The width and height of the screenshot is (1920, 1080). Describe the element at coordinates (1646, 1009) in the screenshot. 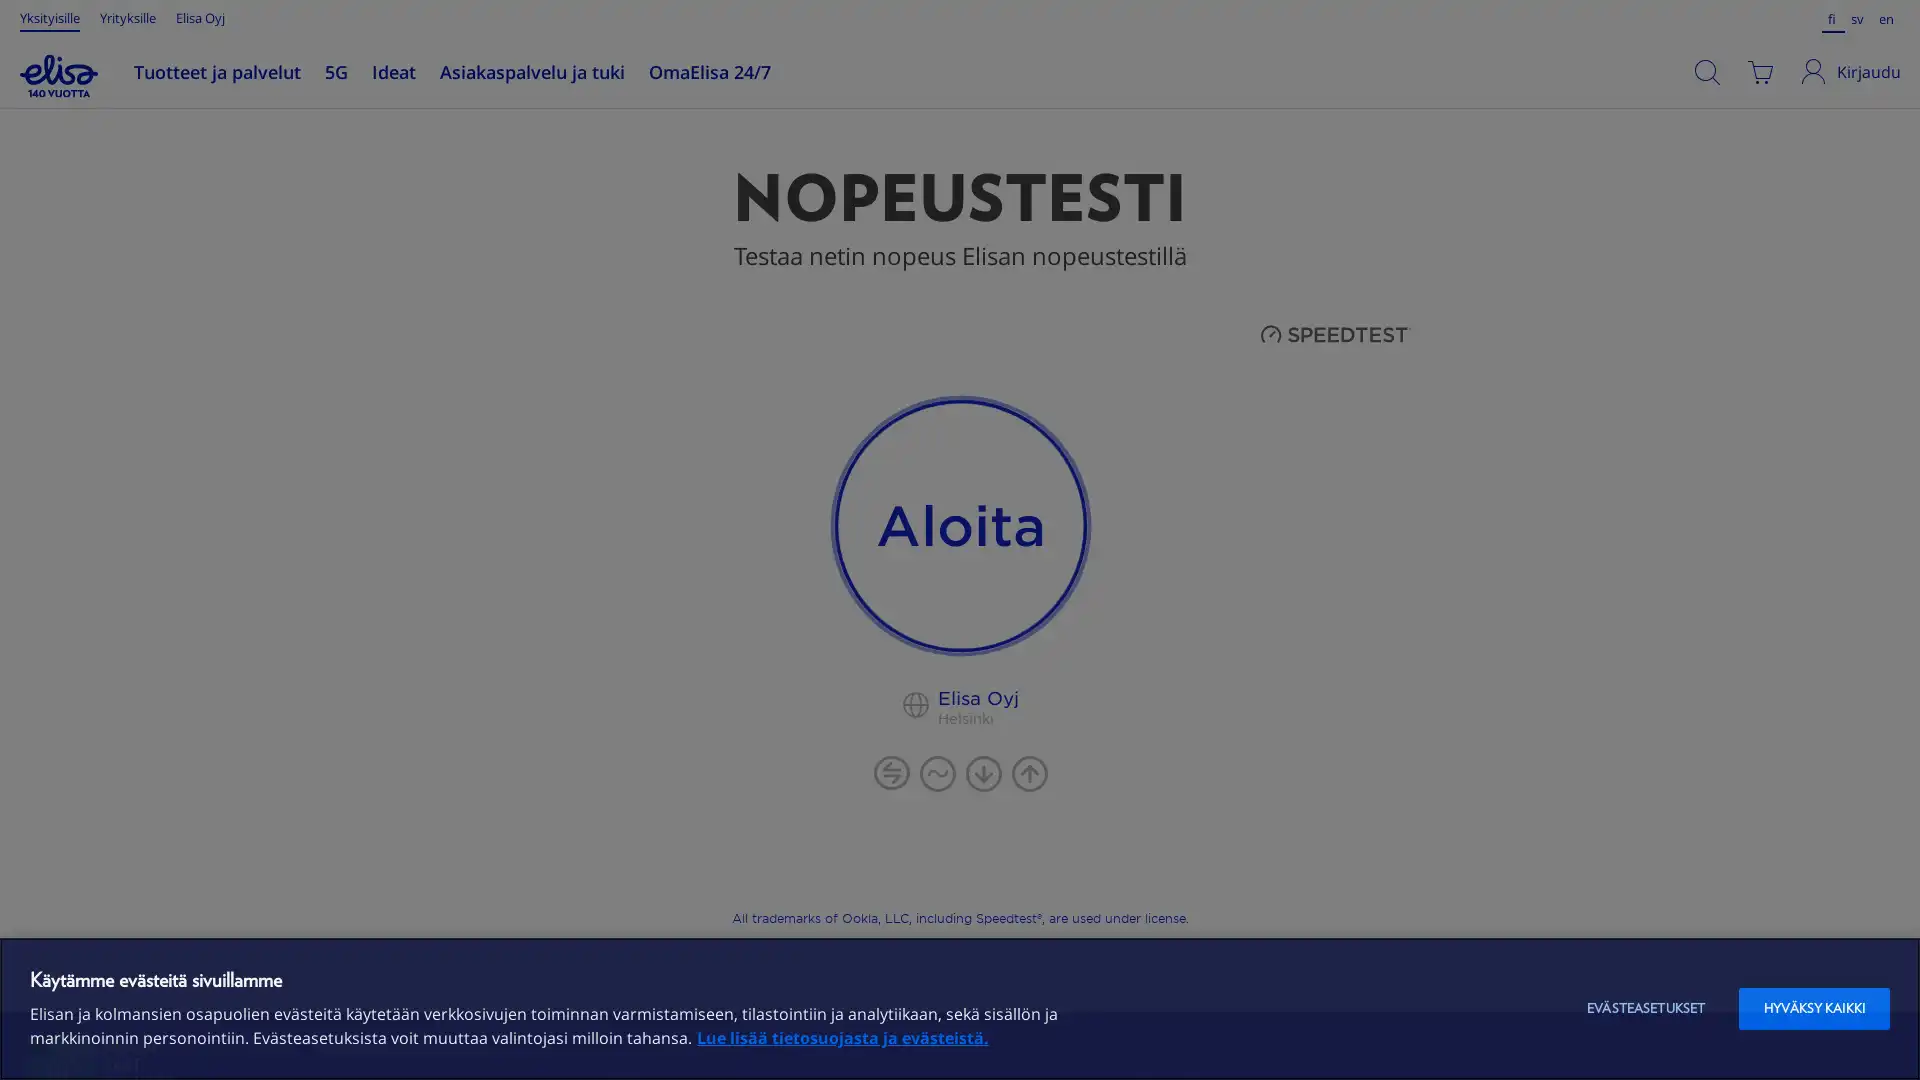

I see `EVASTEASETUKSET` at that location.